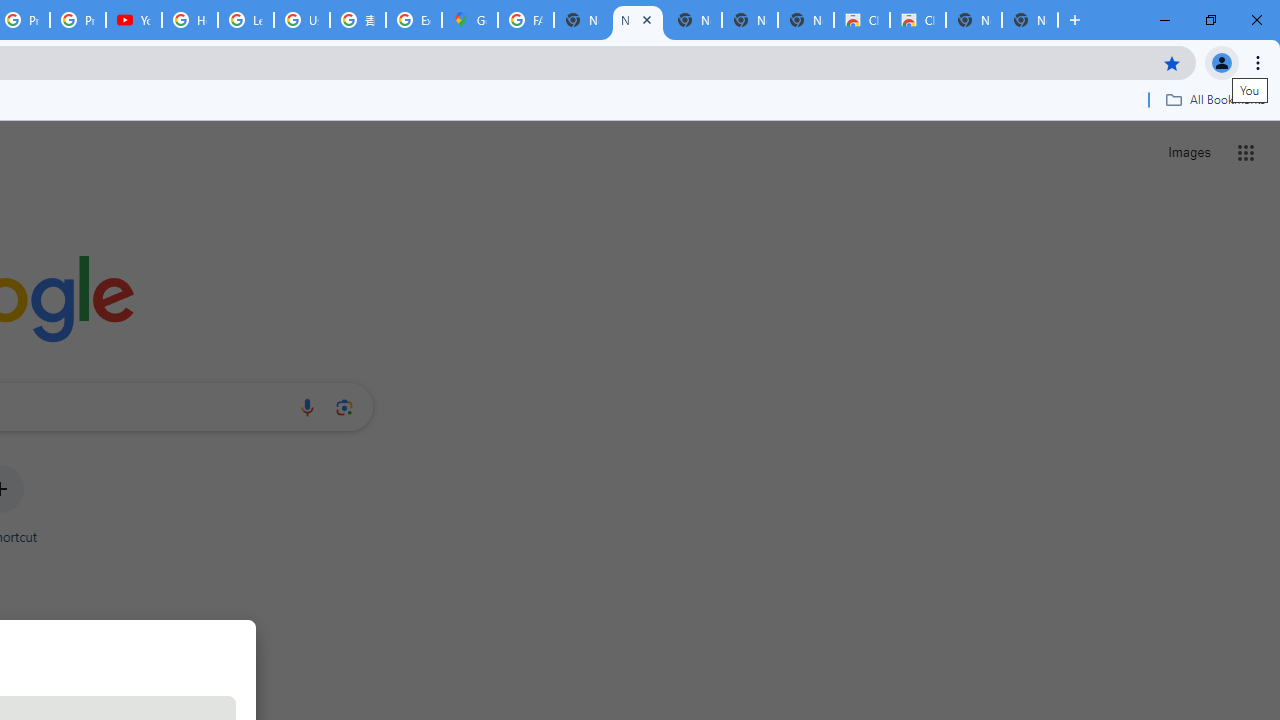  I want to click on 'Privacy Checkup', so click(78, 20).